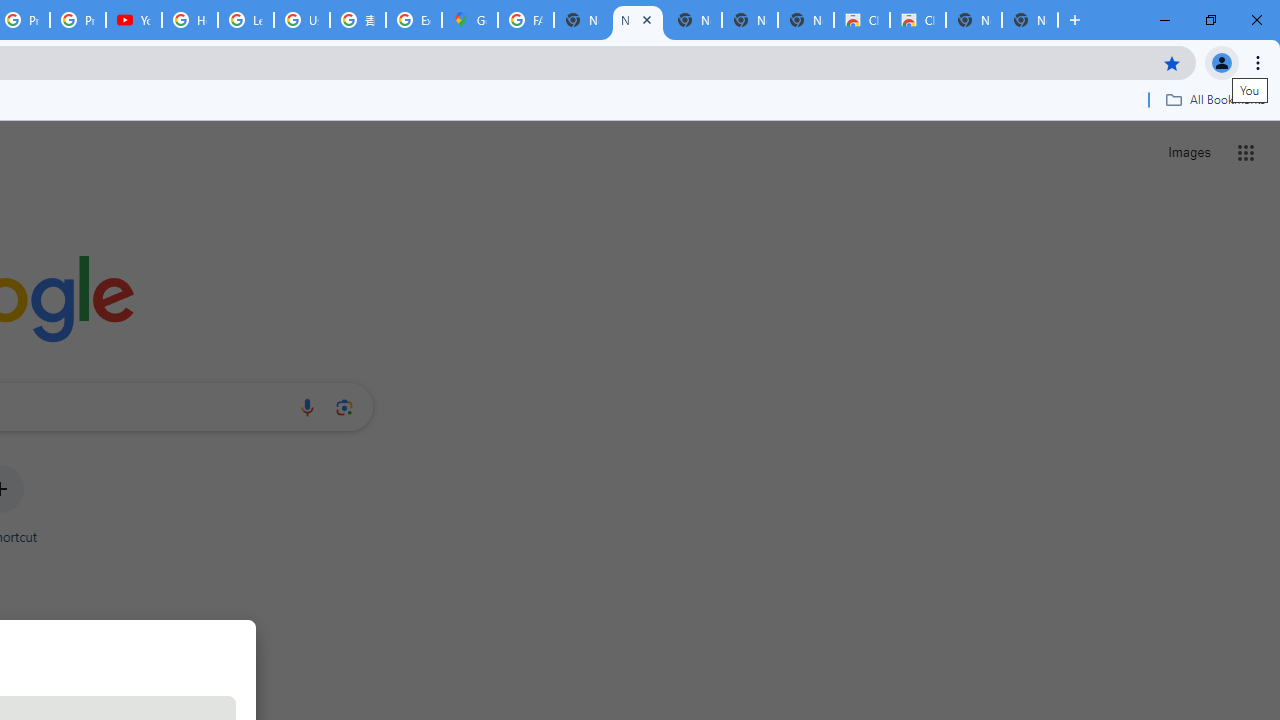  I want to click on 'Privacy Checkup', so click(78, 20).